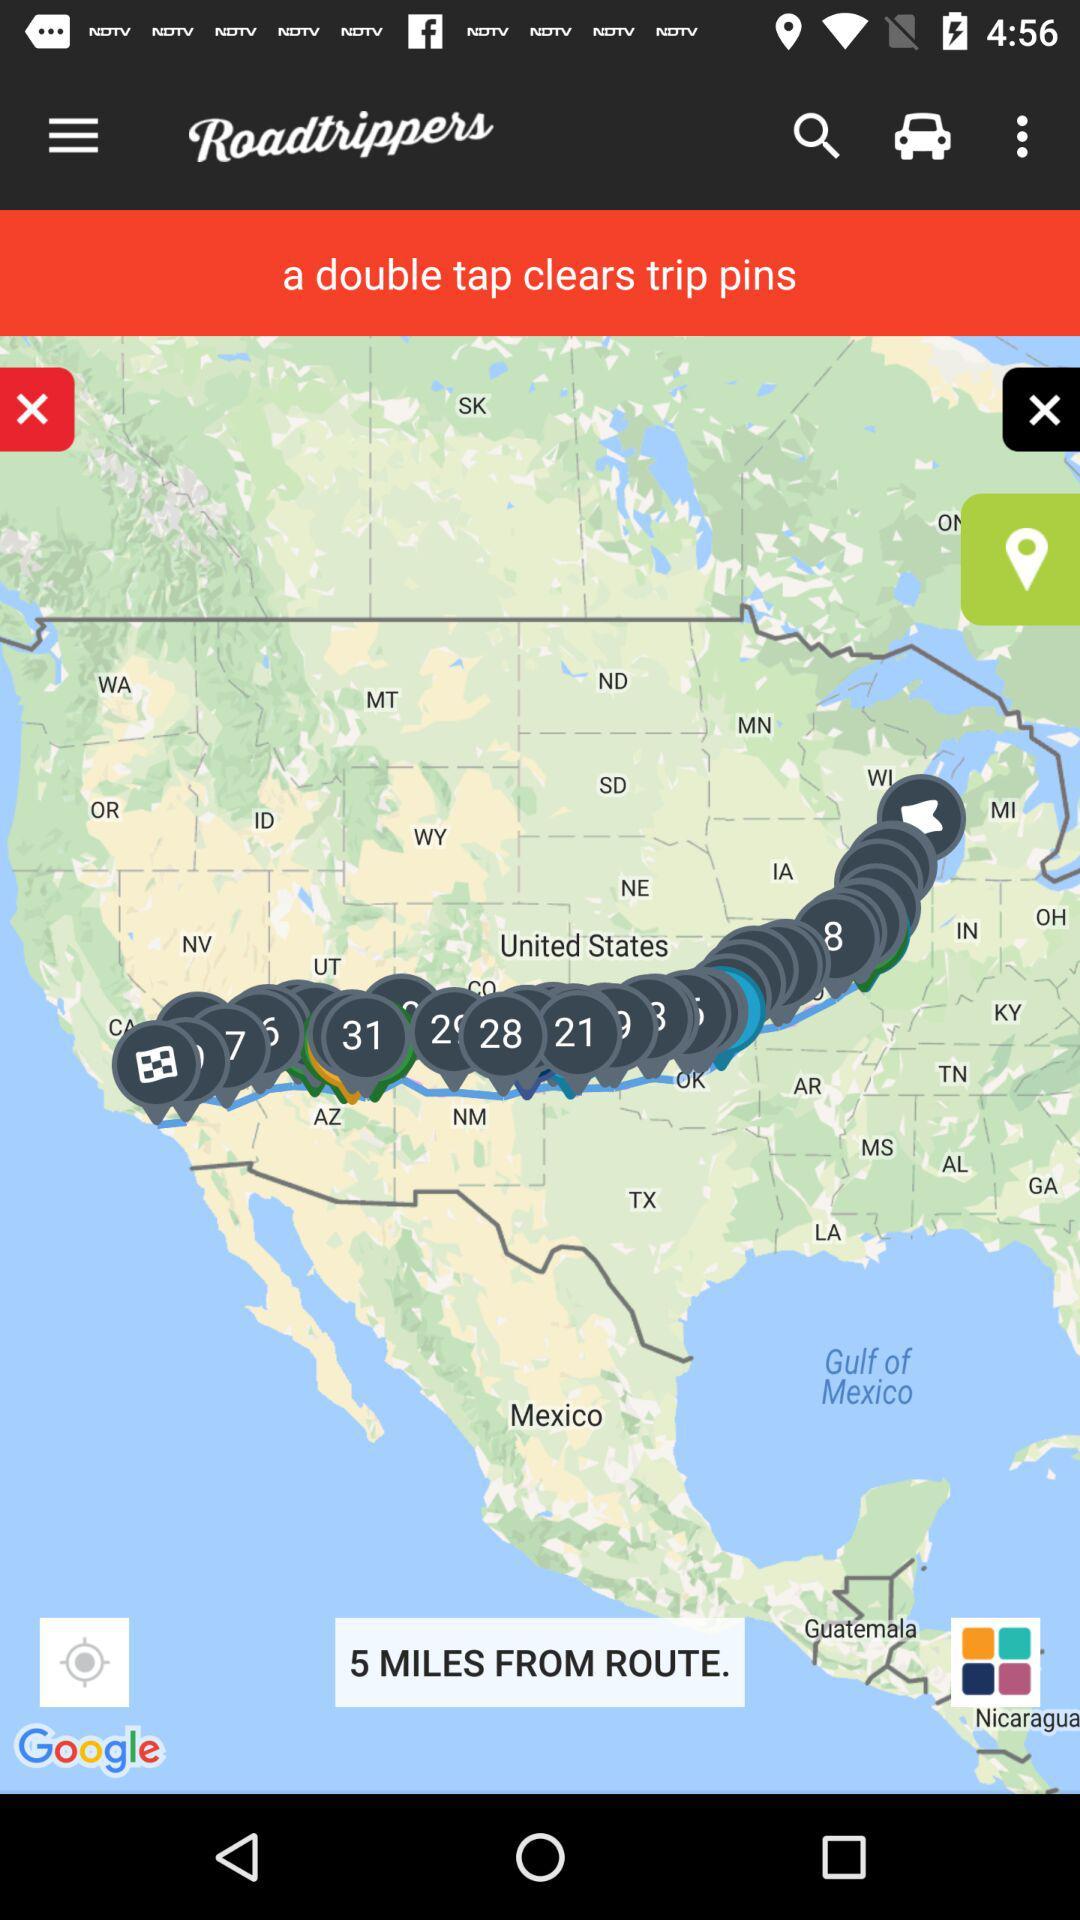  What do you see at coordinates (83, 1662) in the screenshot?
I see `the location_crosshair icon` at bounding box center [83, 1662].